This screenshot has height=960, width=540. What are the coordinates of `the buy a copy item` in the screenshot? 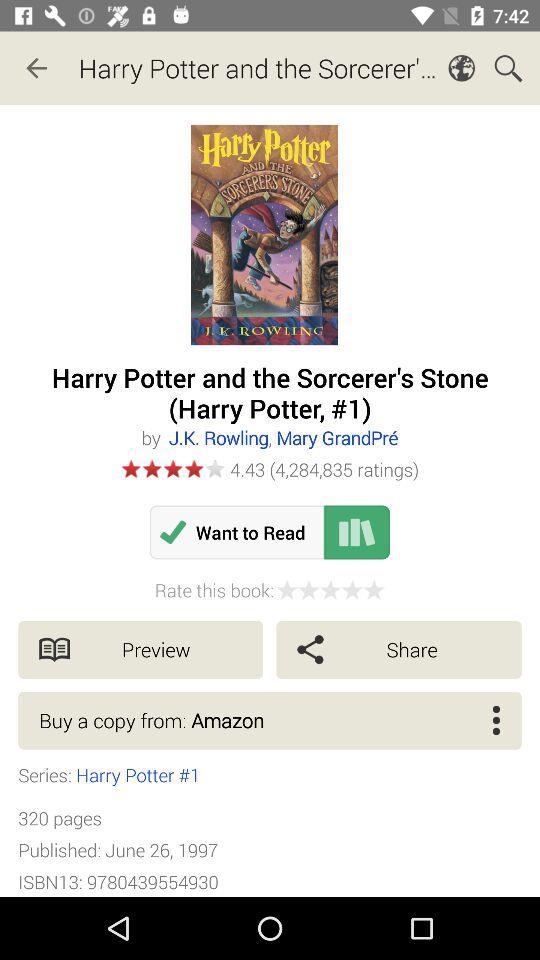 It's located at (270, 720).